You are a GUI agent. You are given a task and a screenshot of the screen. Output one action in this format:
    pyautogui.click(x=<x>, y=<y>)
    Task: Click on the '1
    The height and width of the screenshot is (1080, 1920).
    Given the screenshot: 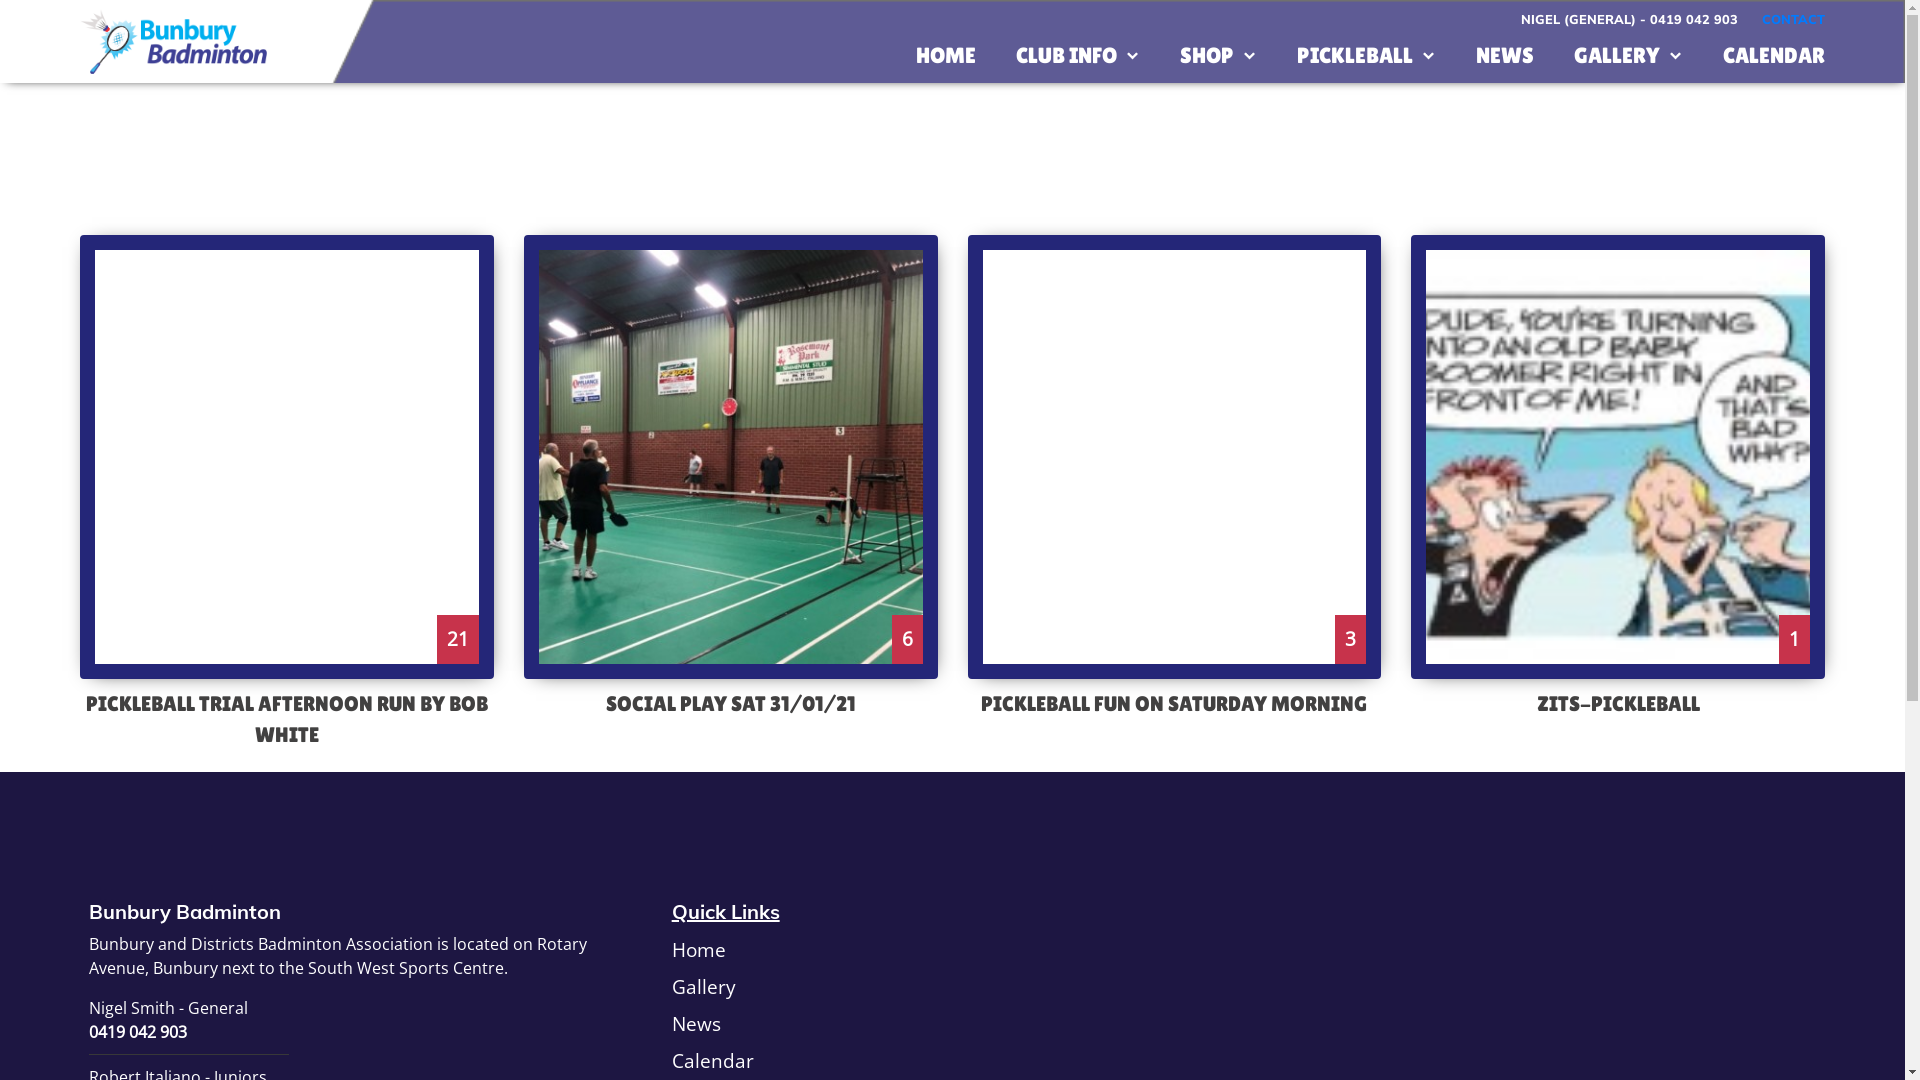 What is the action you would take?
    pyautogui.click(x=1617, y=477)
    